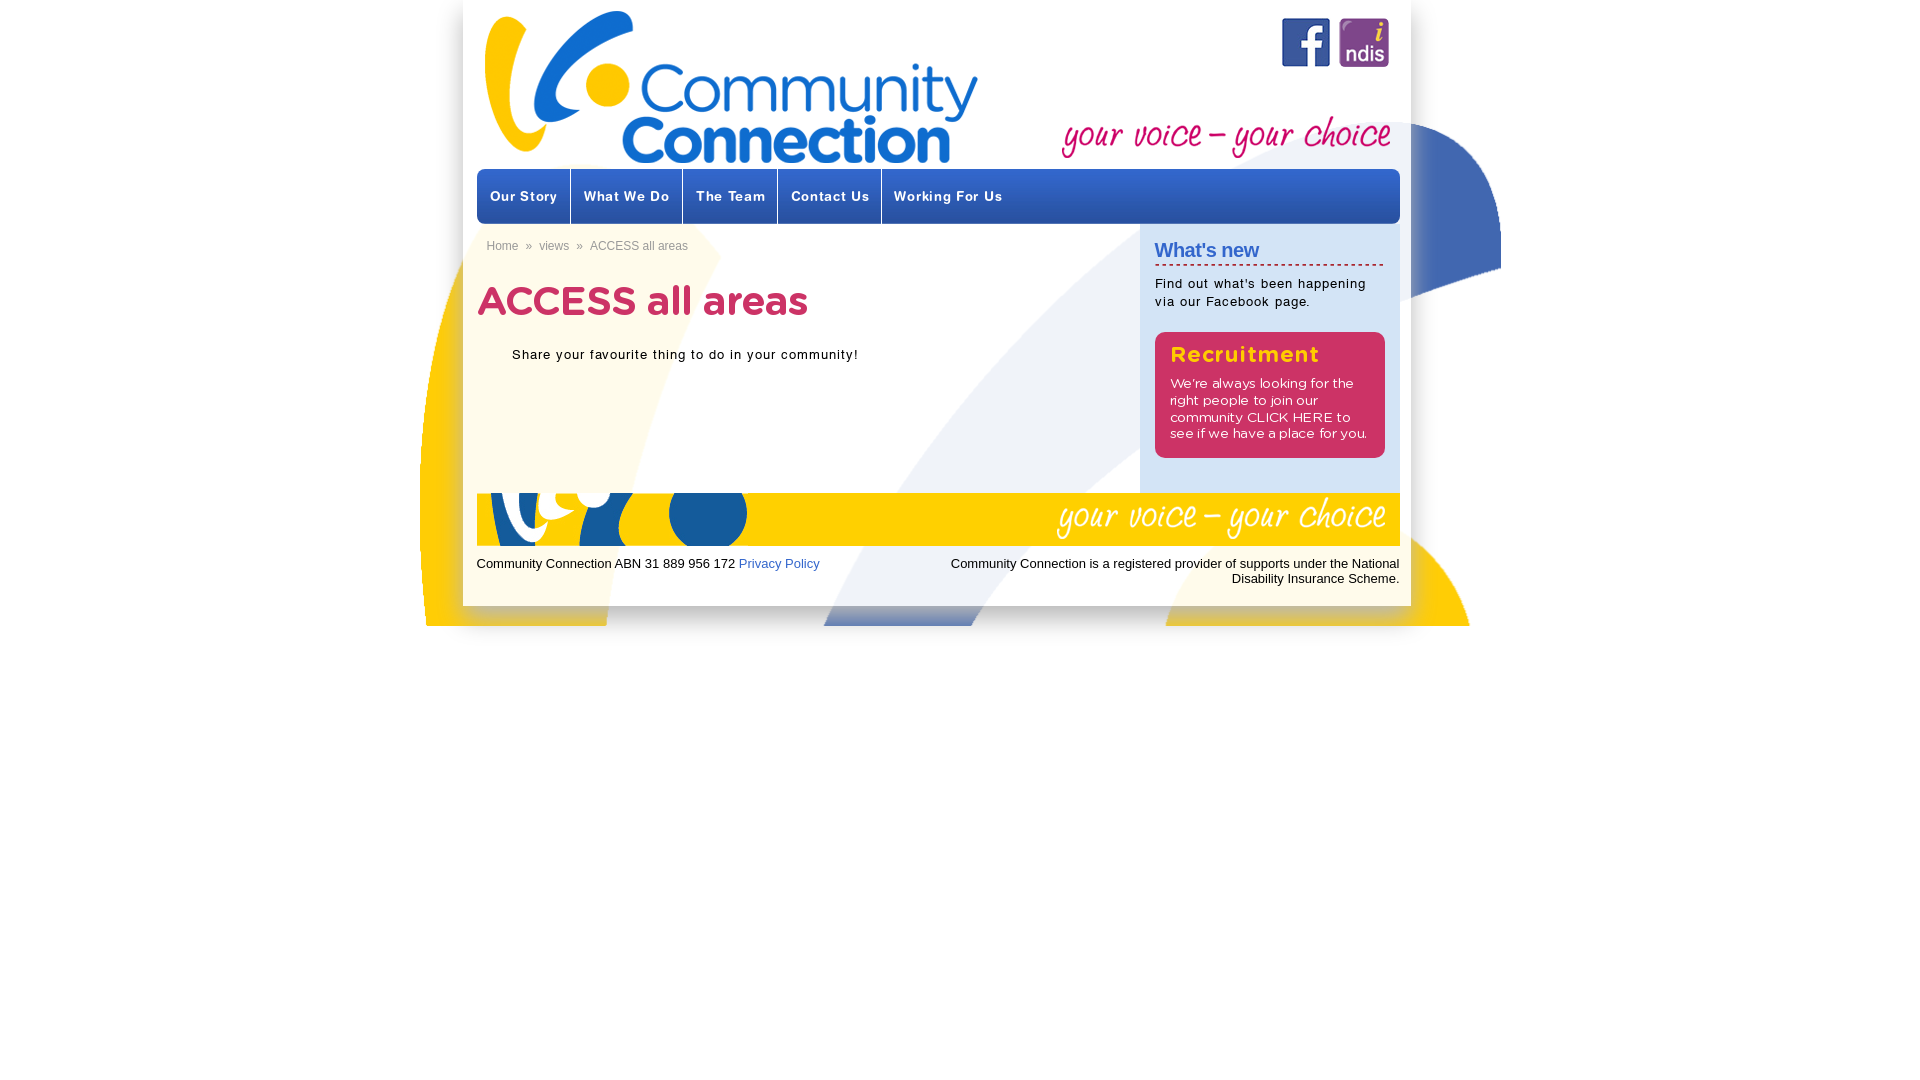 The image size is (1920, 1080). What do you see at coordinates (729, 192) in the screenshot?
I see `'The Team'` at bounding box center [729, 192].